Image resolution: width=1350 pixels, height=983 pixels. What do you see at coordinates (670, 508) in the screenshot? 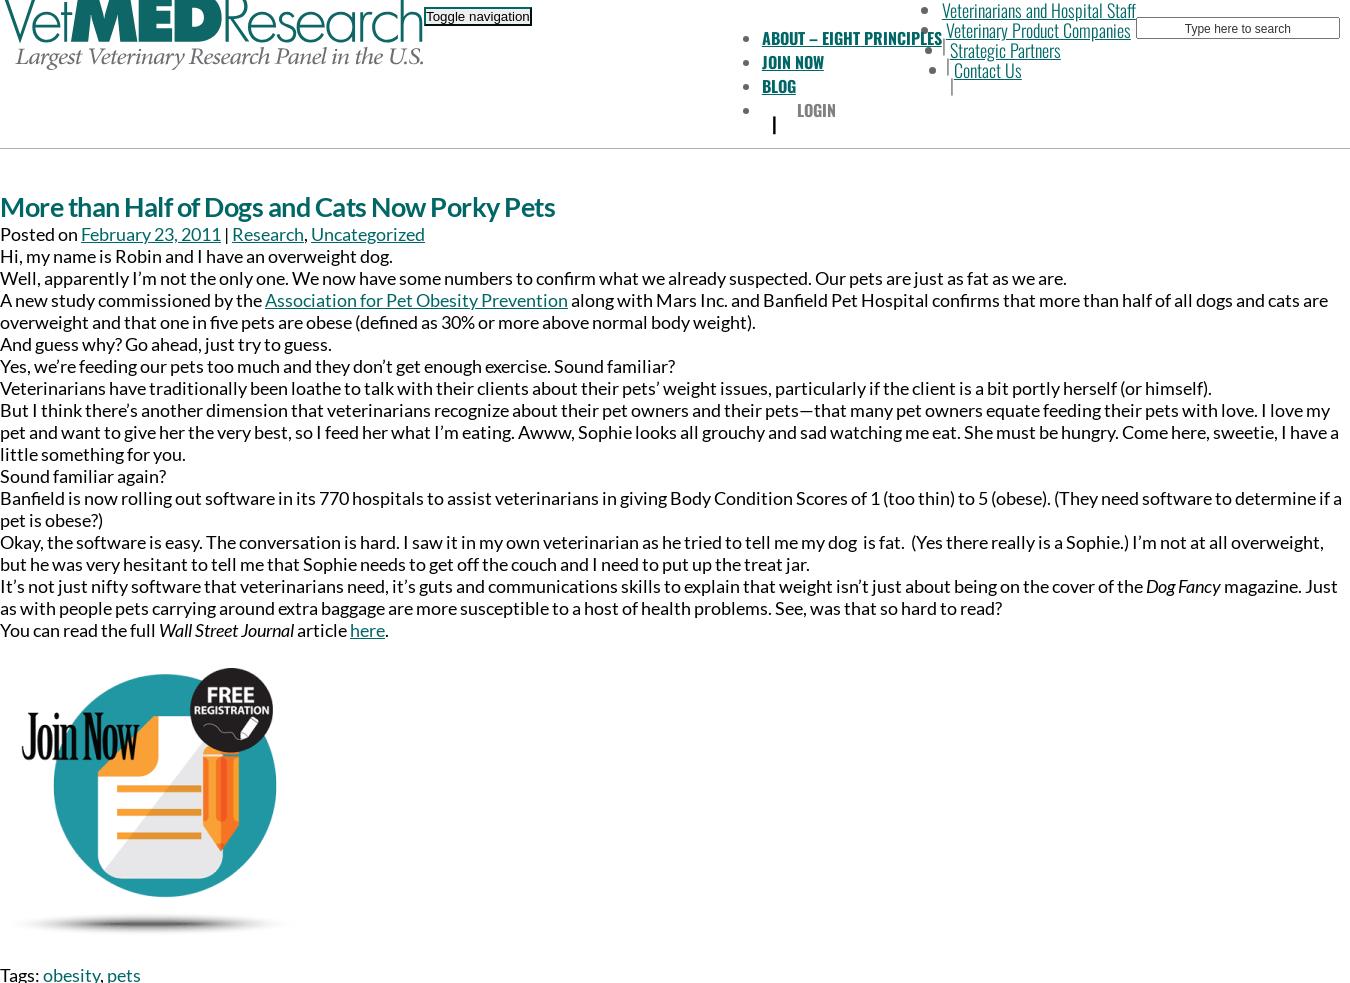
I see `'Banfield is now rolling out software in its 770 hospitals to assist veterinarians in giving Body Condition Scores of 1 (too thin) to 5 (obese). (They need software to determine if a pet is obese?)'` at bounding box center [670, 508].